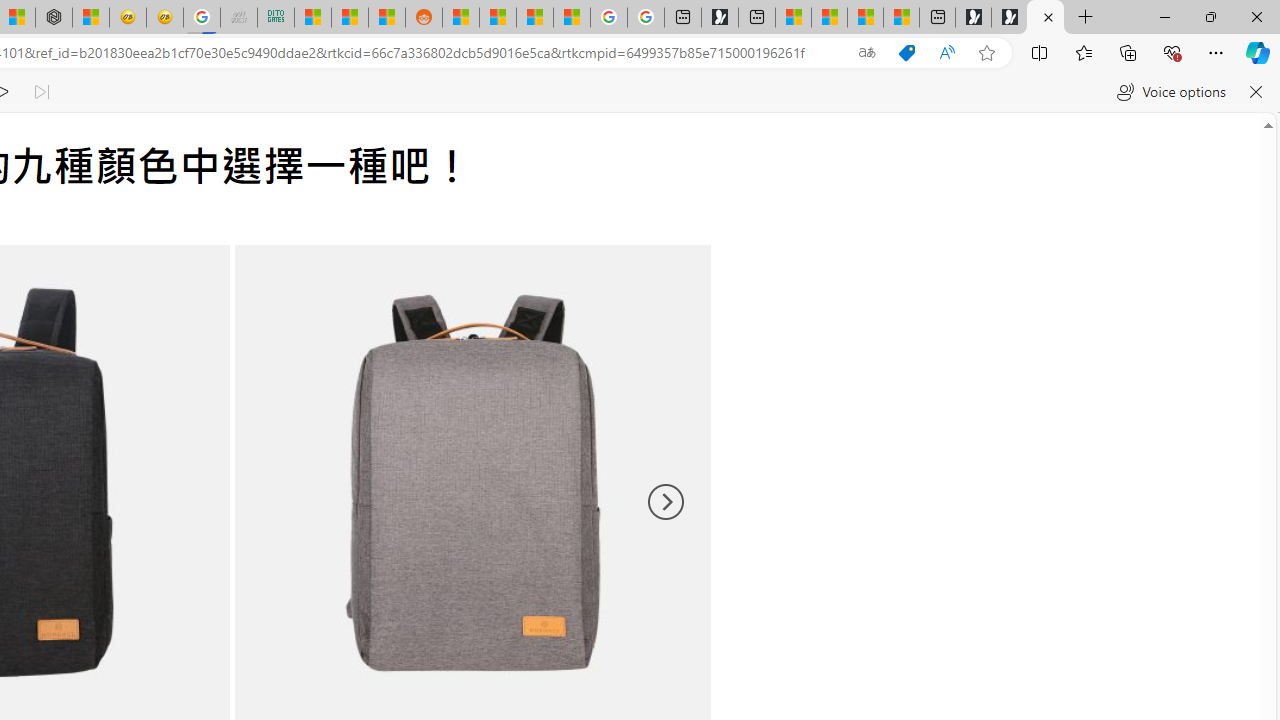 Image resolution: width=1280 pixels, height=720 pixels. What do you see at coordinates (664, 501) in the screenshot?
I see `'Class: flickity-button-icon'` at bounding box center [664, 501].